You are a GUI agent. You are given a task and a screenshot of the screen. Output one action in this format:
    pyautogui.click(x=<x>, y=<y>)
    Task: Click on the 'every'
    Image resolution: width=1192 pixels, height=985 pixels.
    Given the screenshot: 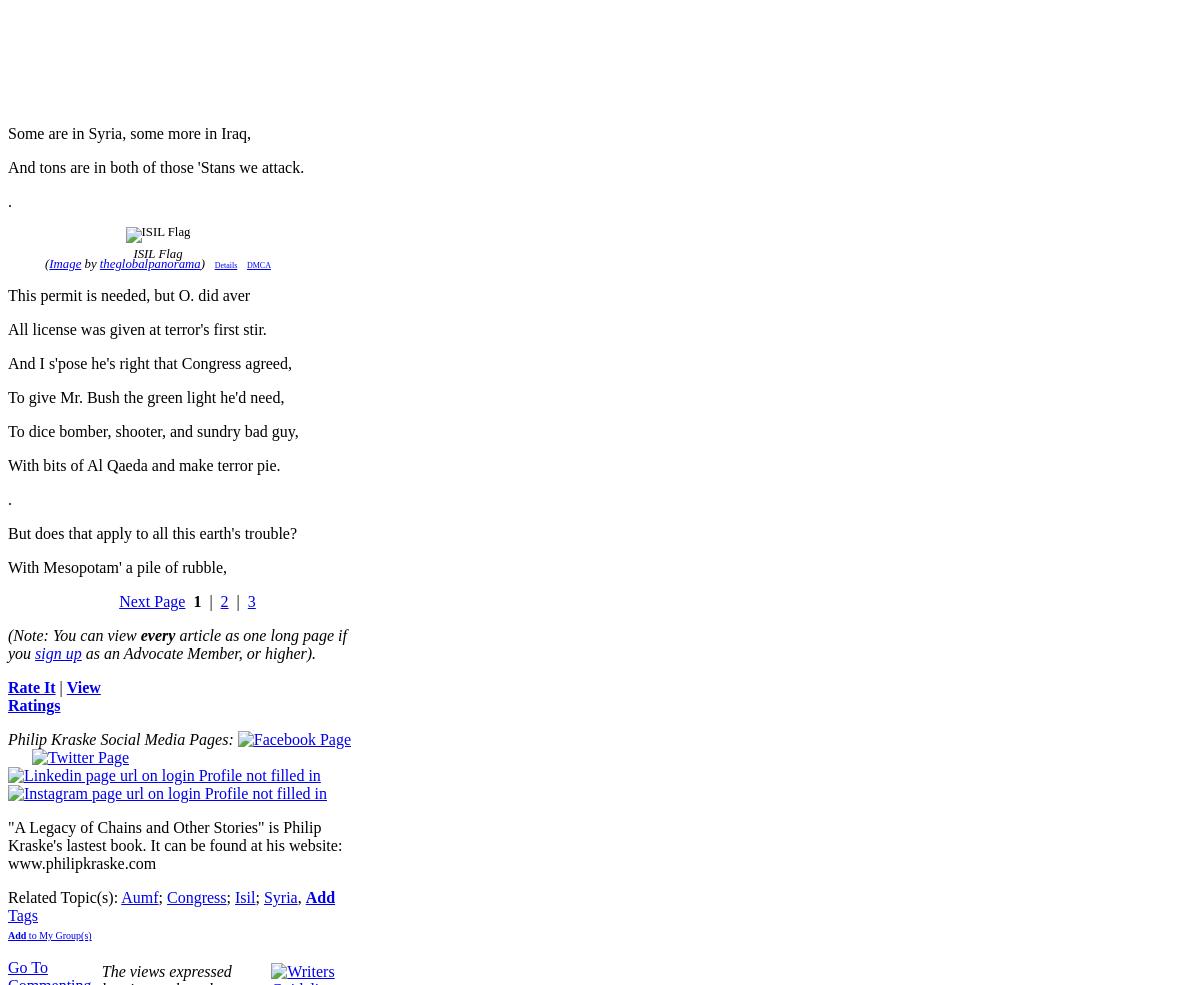 What is the action you would take?
    pyautogui.click(x=156, y=634)
    